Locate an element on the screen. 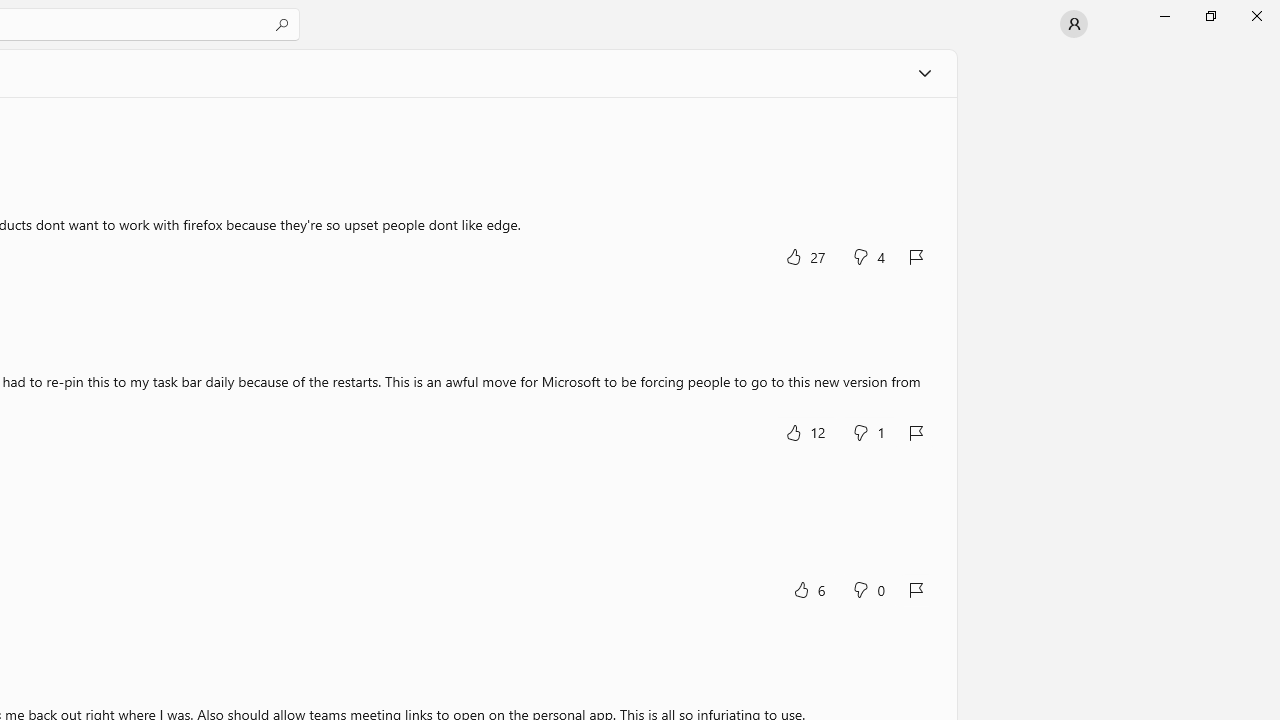 This screenshot has height=720, width=1280. 'No, this was not helpful. 4 votes.' is located at coordinates (868, 255).